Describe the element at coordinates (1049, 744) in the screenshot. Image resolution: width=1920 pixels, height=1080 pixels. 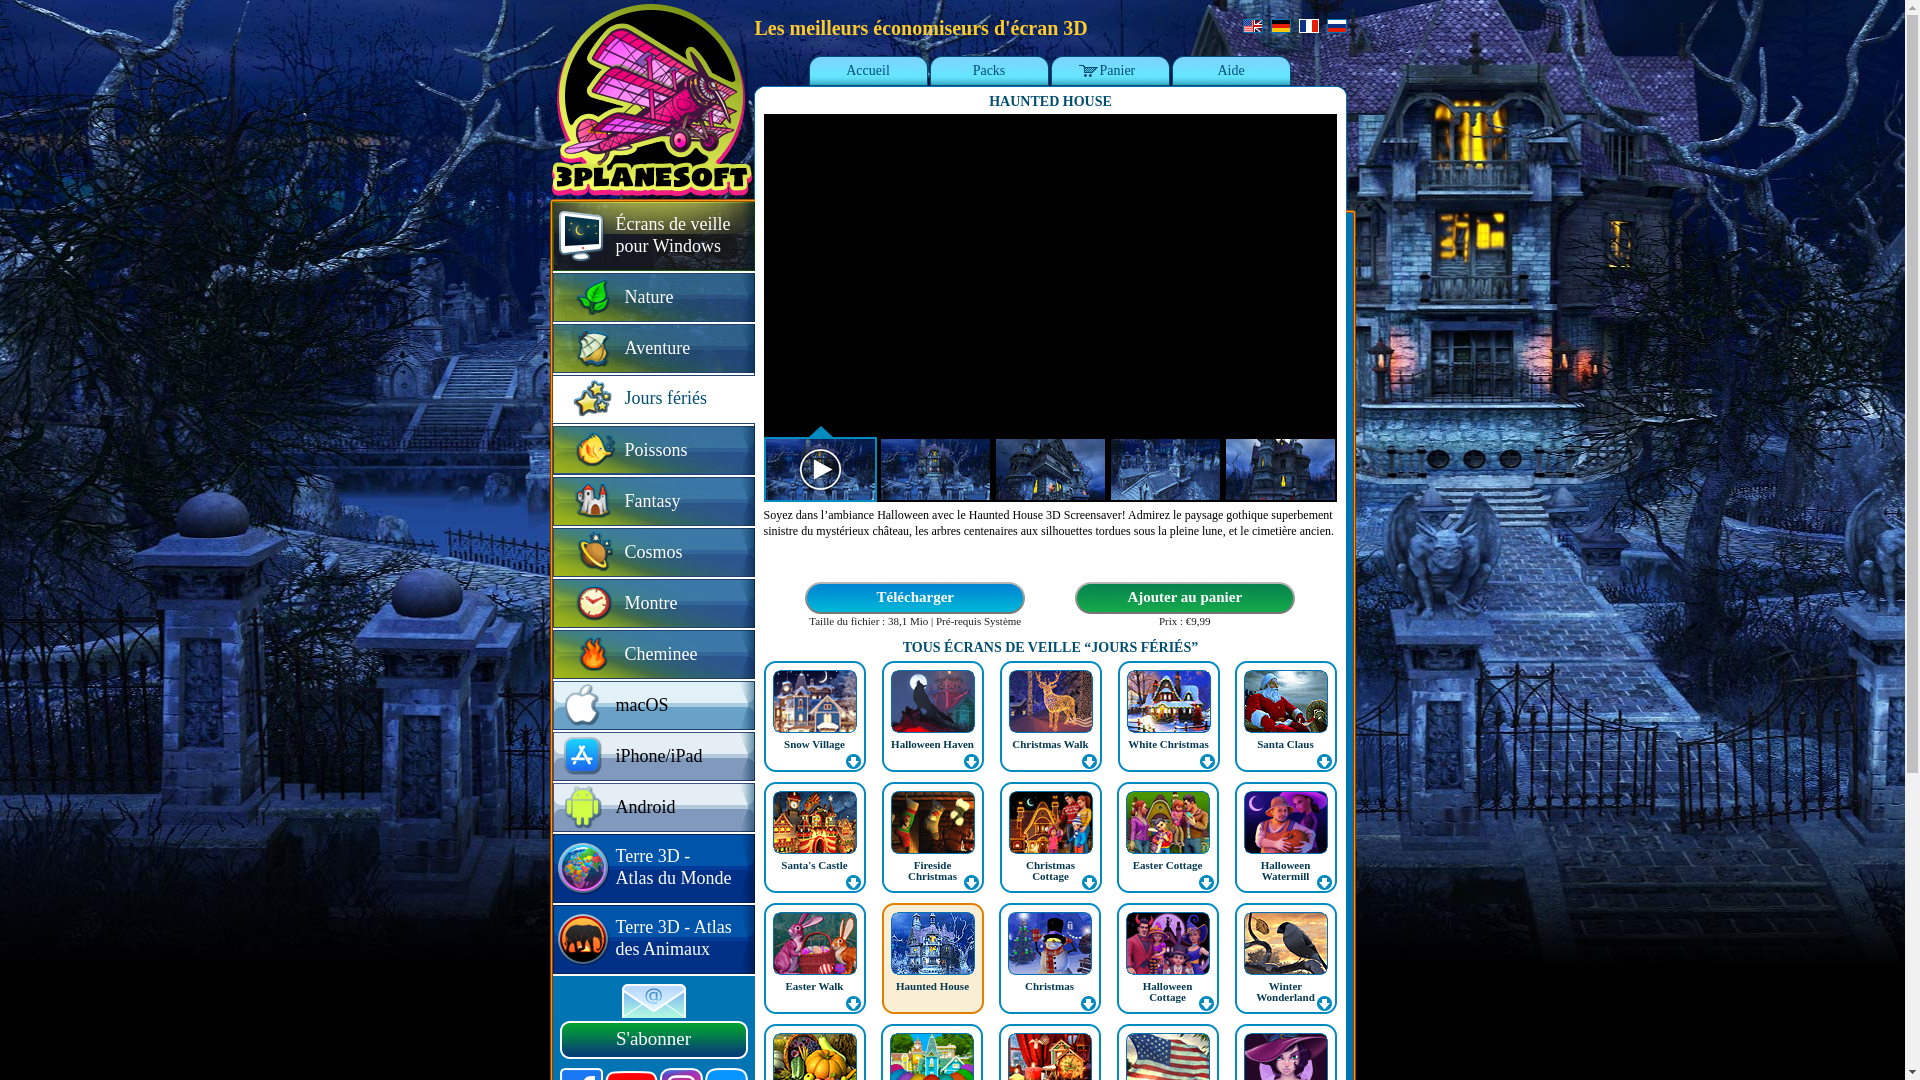
I see `'Christmas Walk'` at that location.